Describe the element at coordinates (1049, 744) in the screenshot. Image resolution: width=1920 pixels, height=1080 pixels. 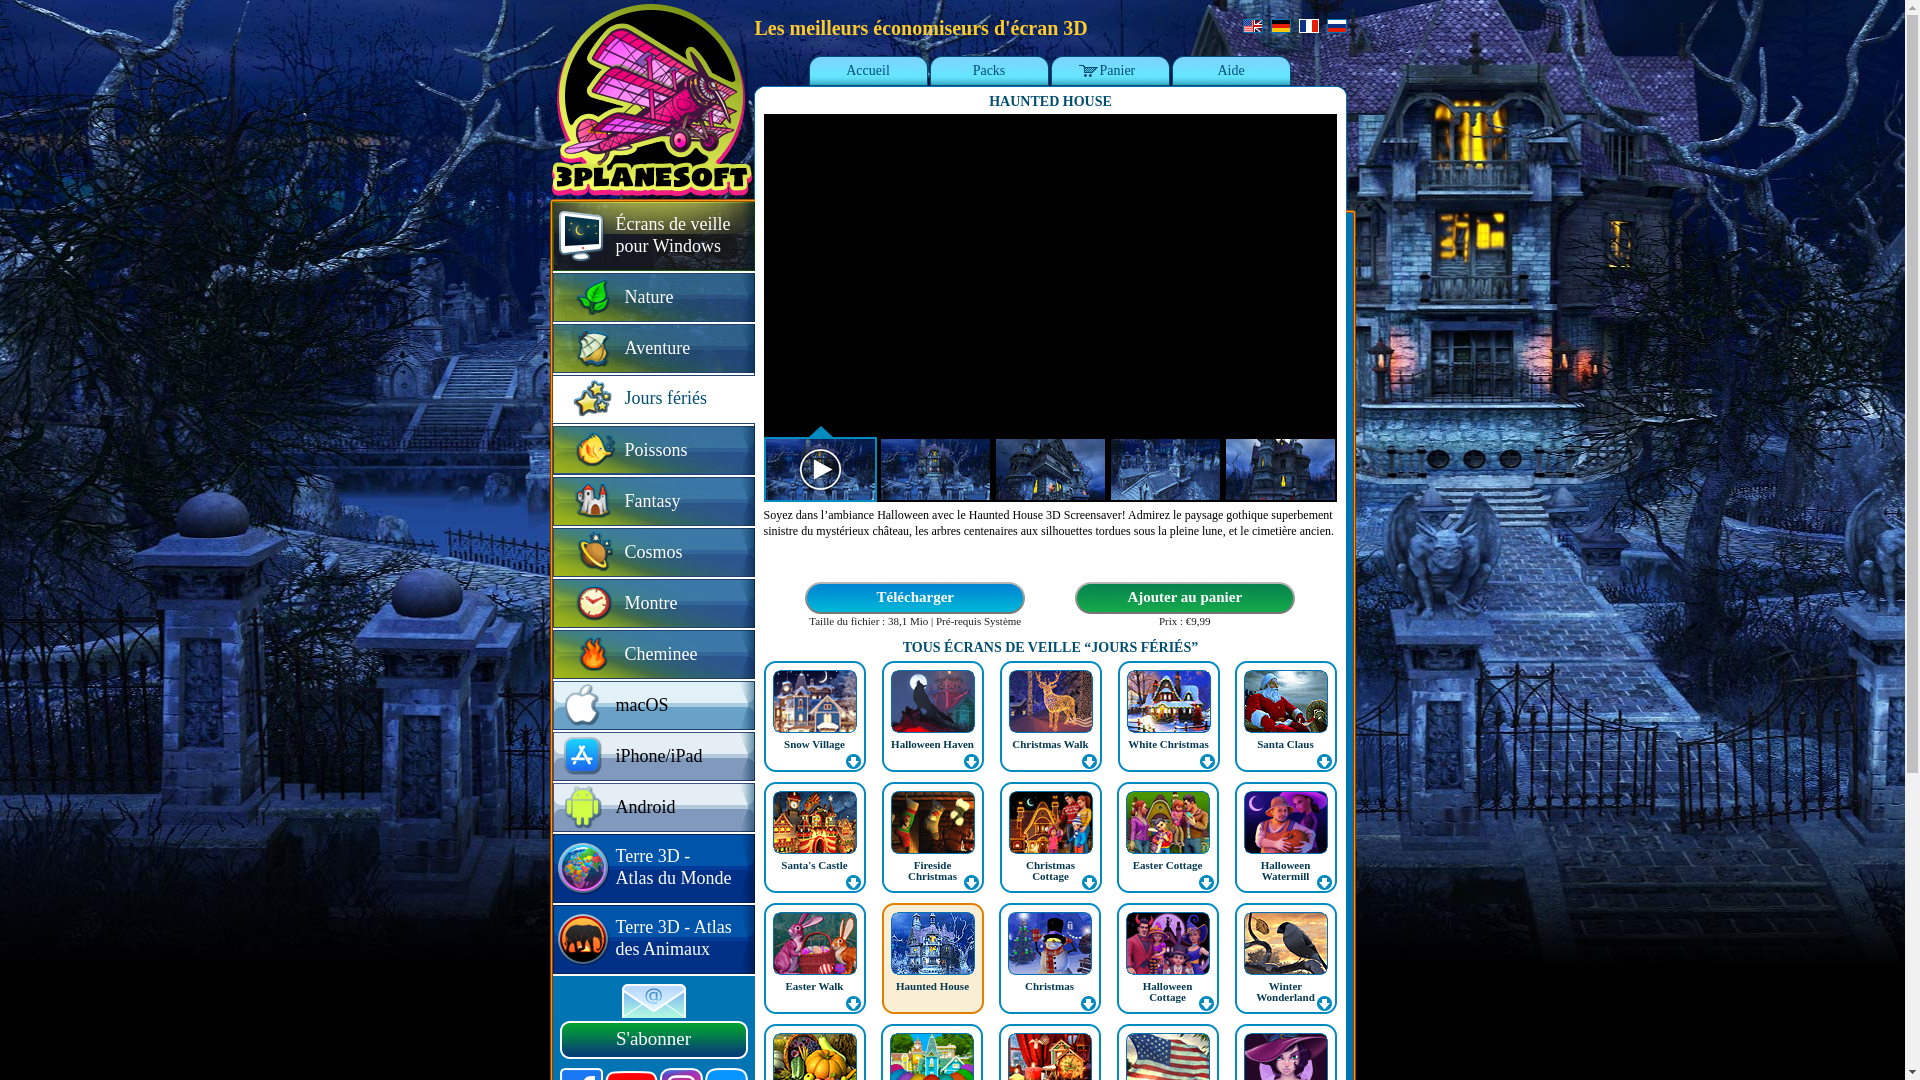
I see `'Christmas Walk'` at that location.